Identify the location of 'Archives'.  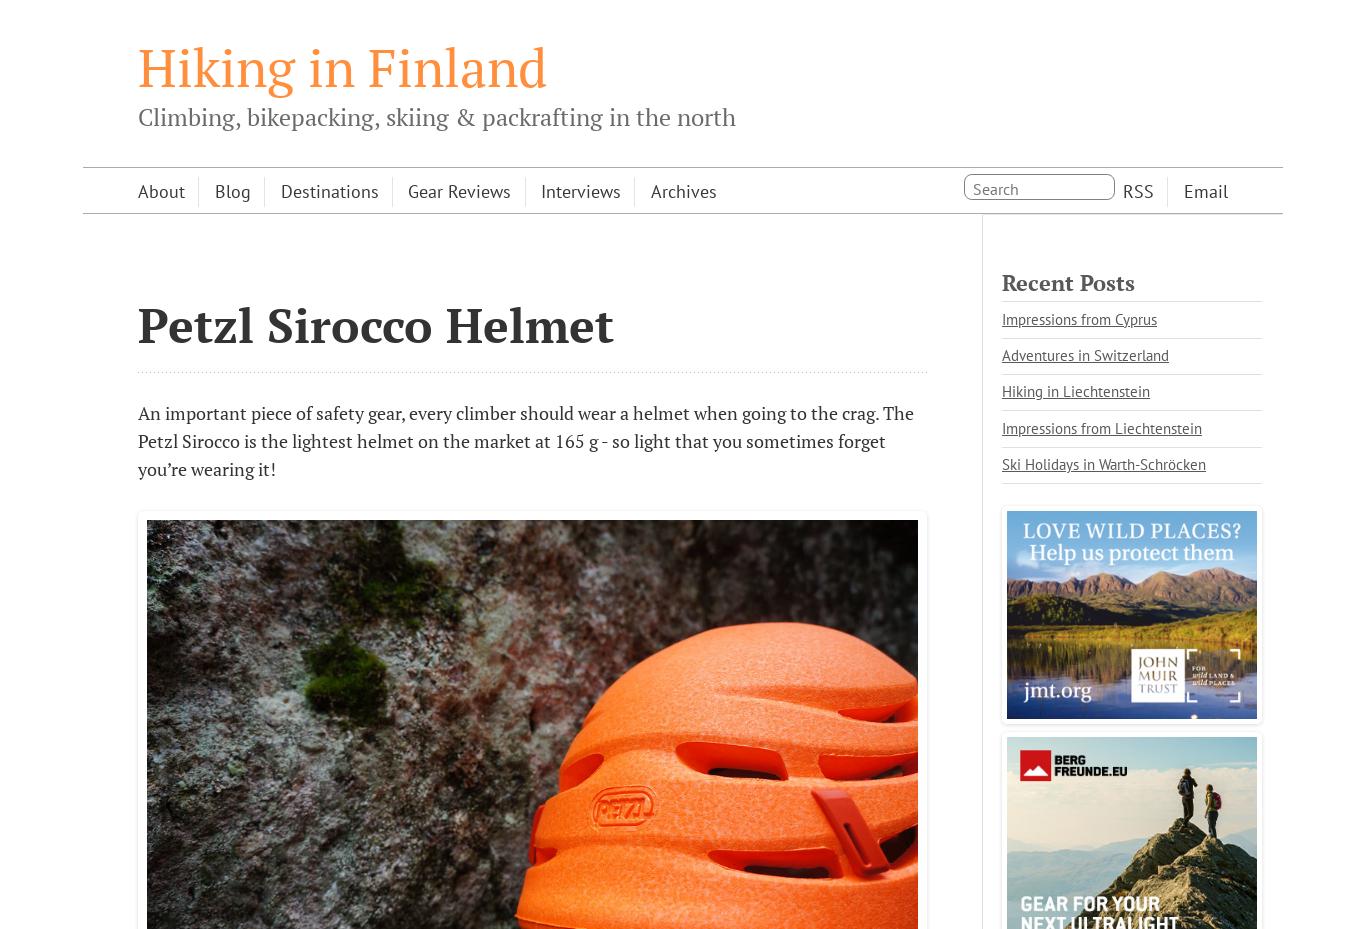
(683, 190).